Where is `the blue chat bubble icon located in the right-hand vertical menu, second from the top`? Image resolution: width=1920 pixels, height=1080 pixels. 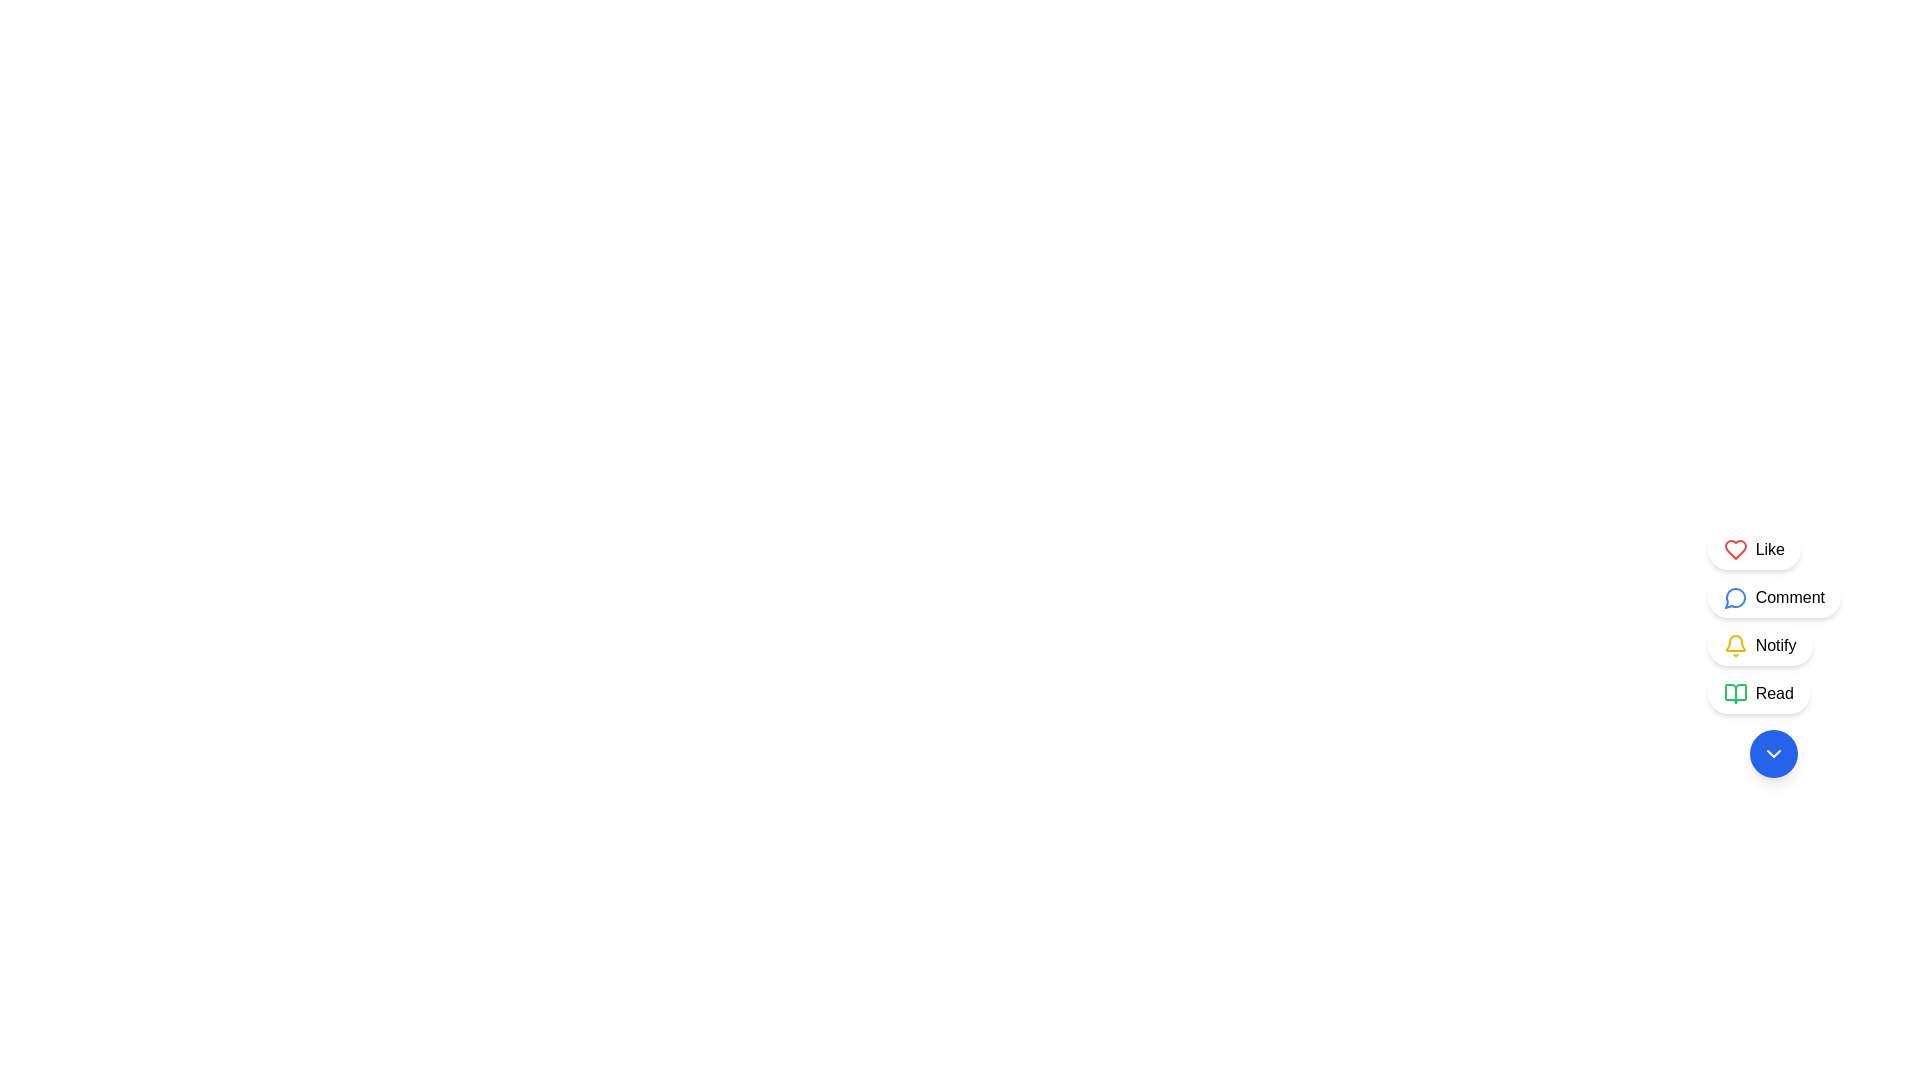 the blue chat bubble icon located in the right-hand vertical menu, second from the top is located at coordinates (1734, 597).